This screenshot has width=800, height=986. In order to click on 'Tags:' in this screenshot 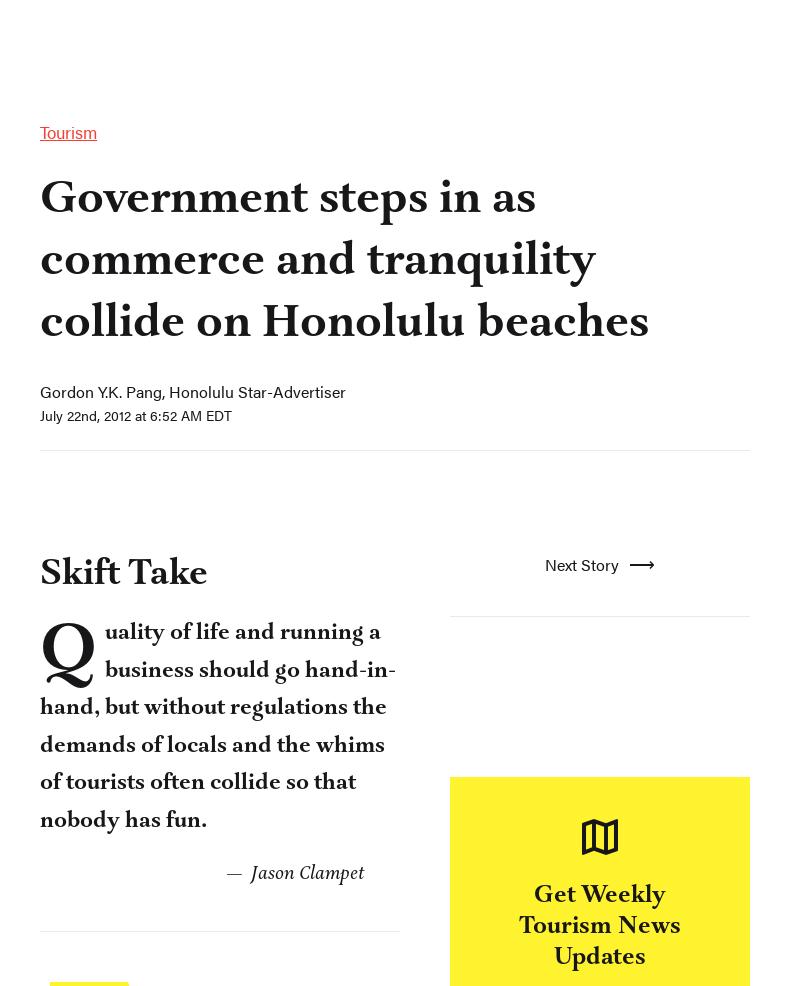, I will do `click(59, 731)`.